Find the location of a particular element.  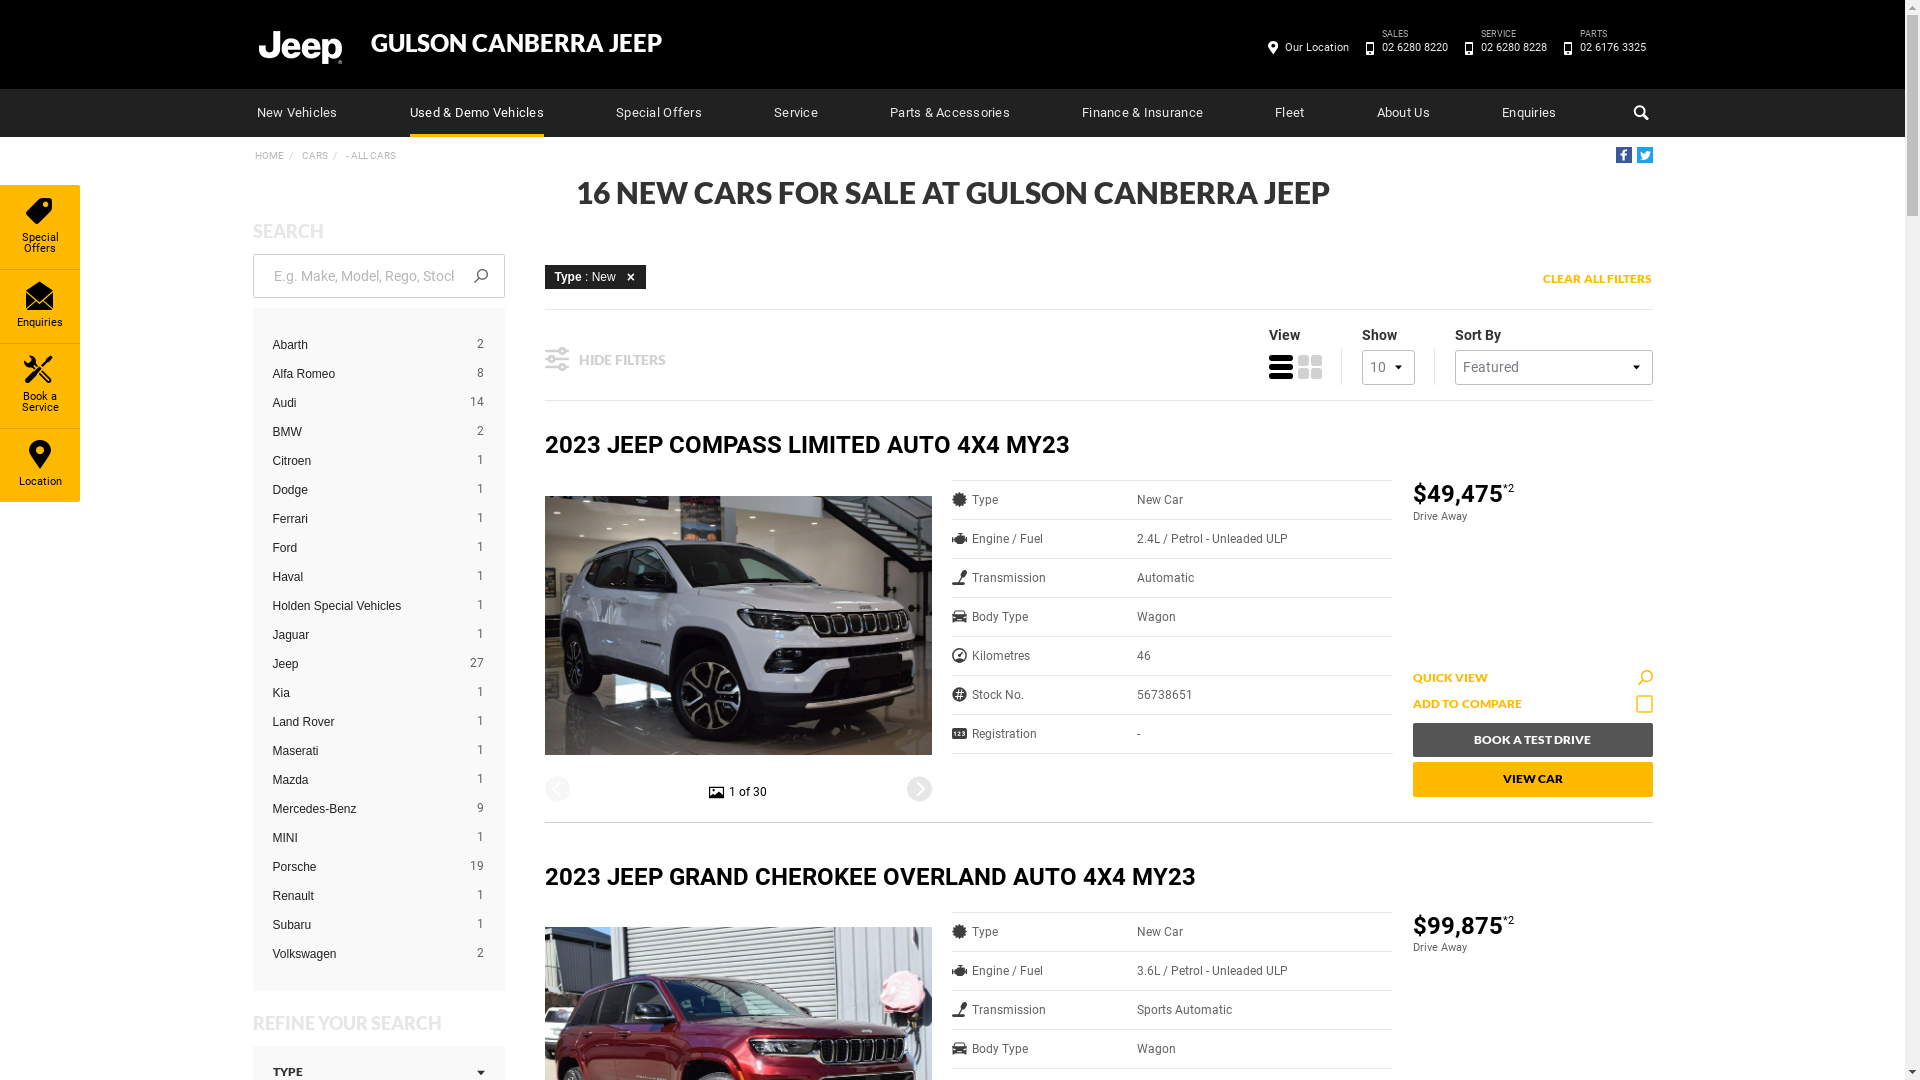

'About Us' is located at coordinates (1402, 112).